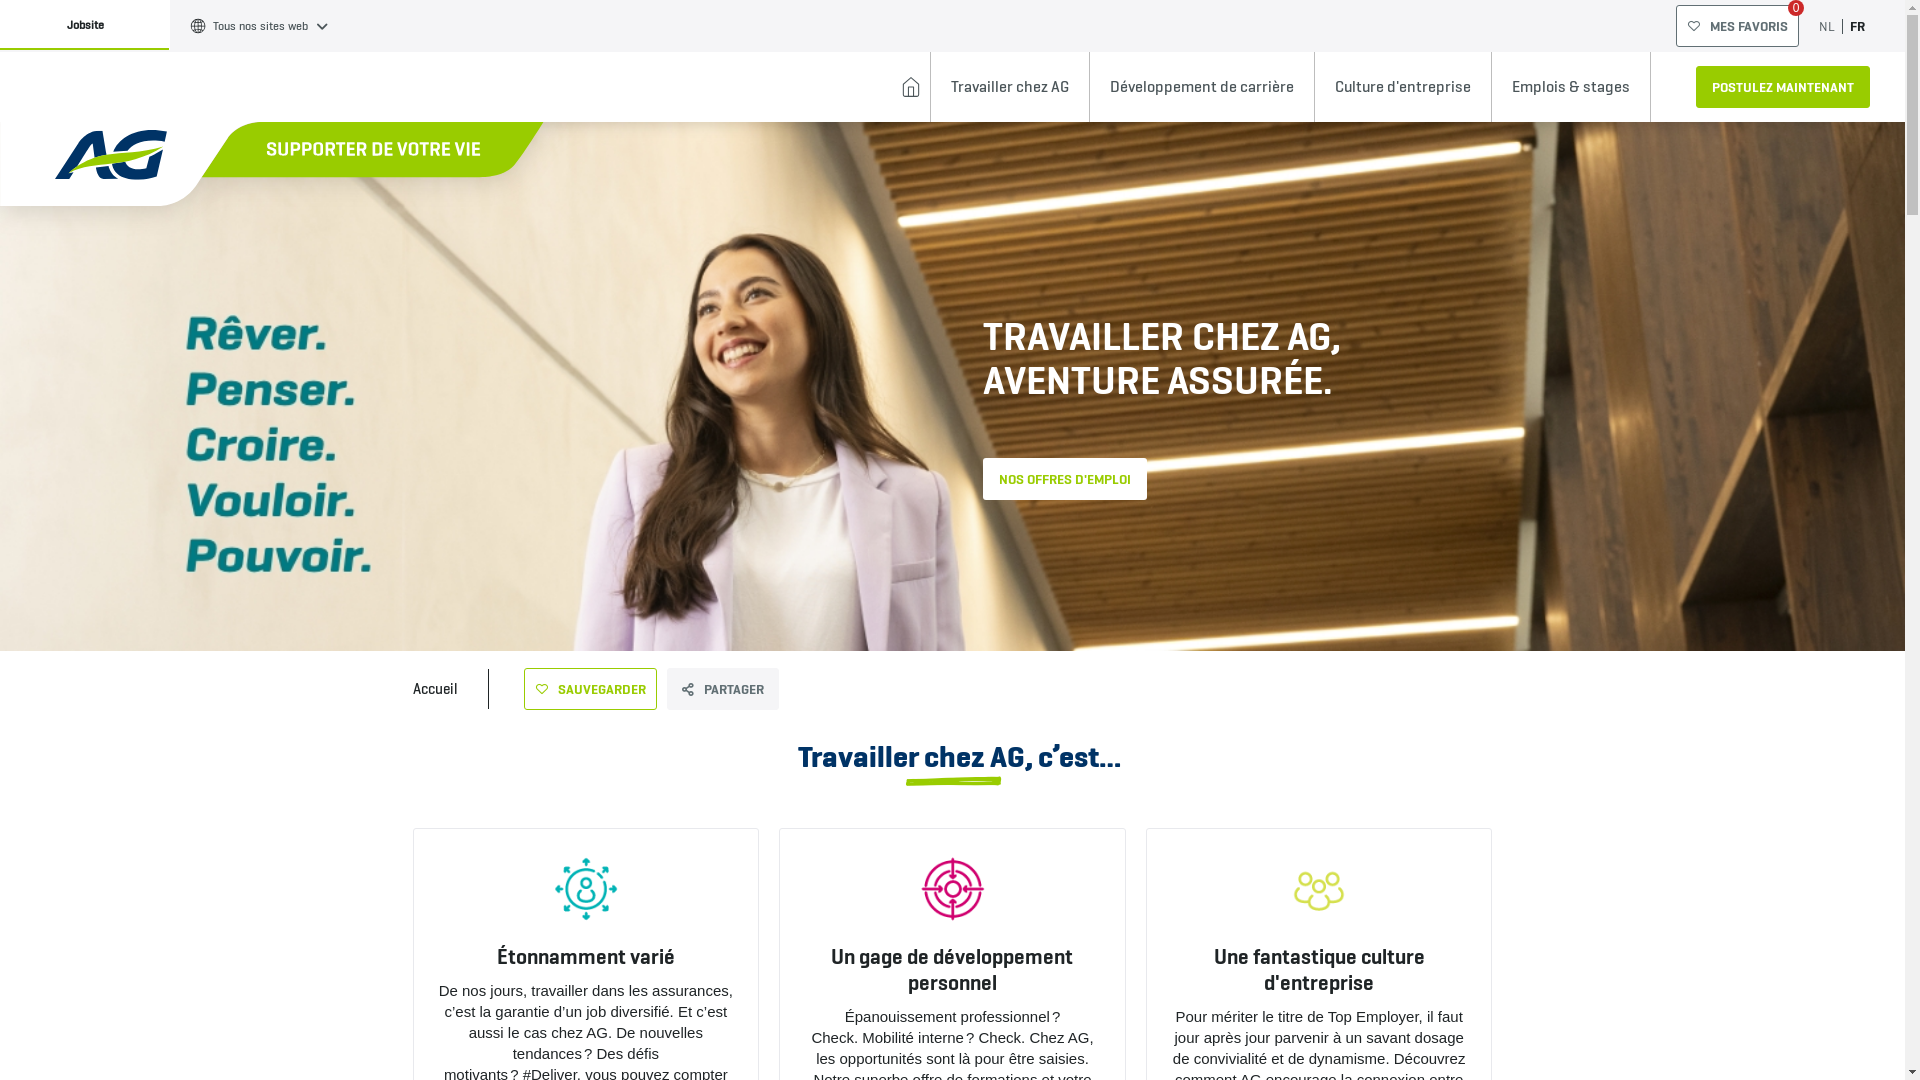  I want to click on 'POSTULEZ MAINTENANT', so click(1782, 86).